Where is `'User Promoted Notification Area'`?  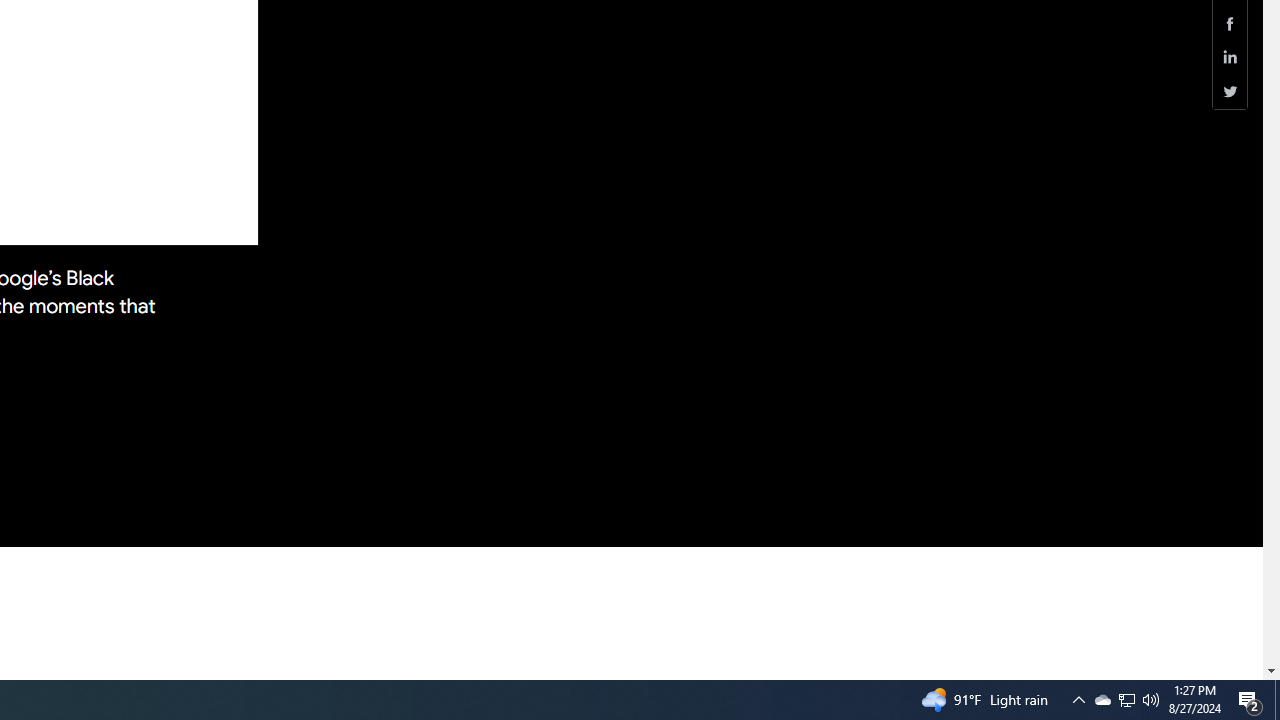 'User Promoted Notification Area' is located at coordinates (1127, 698).